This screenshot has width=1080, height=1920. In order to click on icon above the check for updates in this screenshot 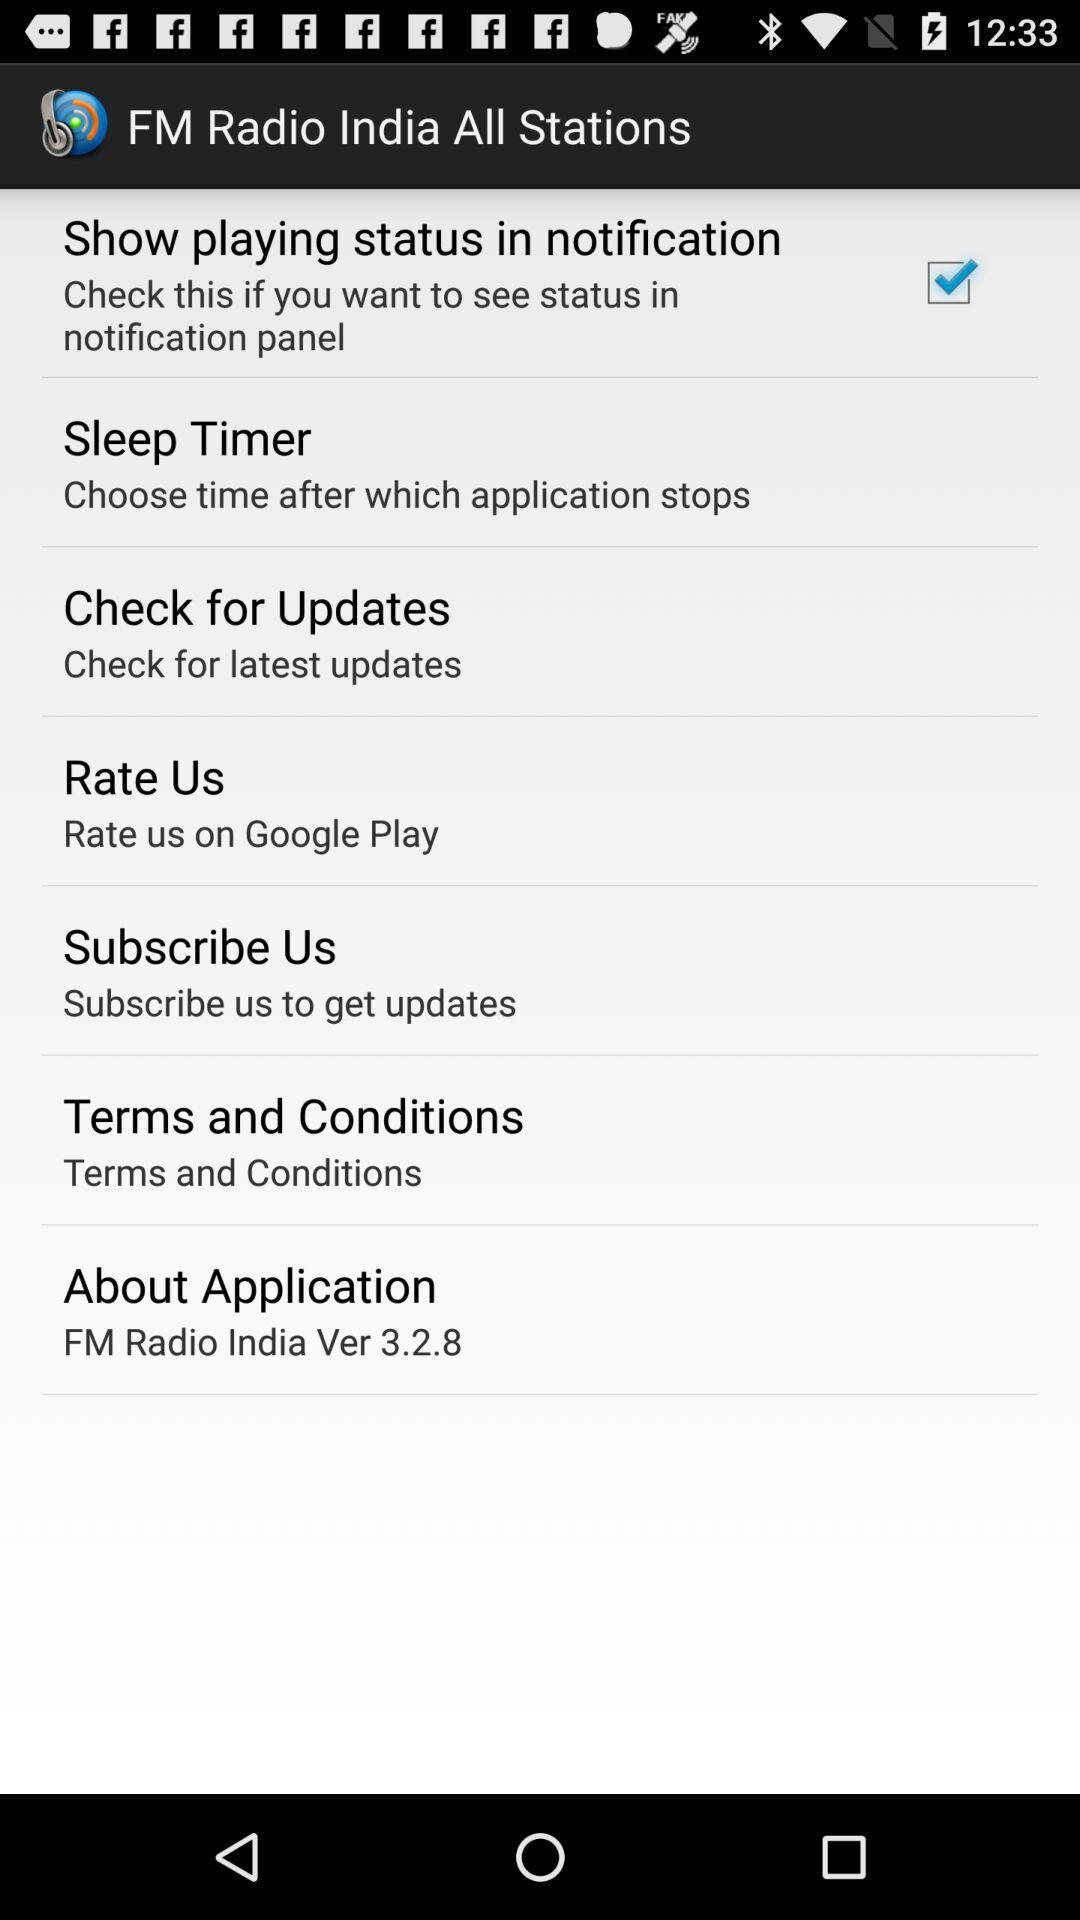, I will do `click(405, 493)`.